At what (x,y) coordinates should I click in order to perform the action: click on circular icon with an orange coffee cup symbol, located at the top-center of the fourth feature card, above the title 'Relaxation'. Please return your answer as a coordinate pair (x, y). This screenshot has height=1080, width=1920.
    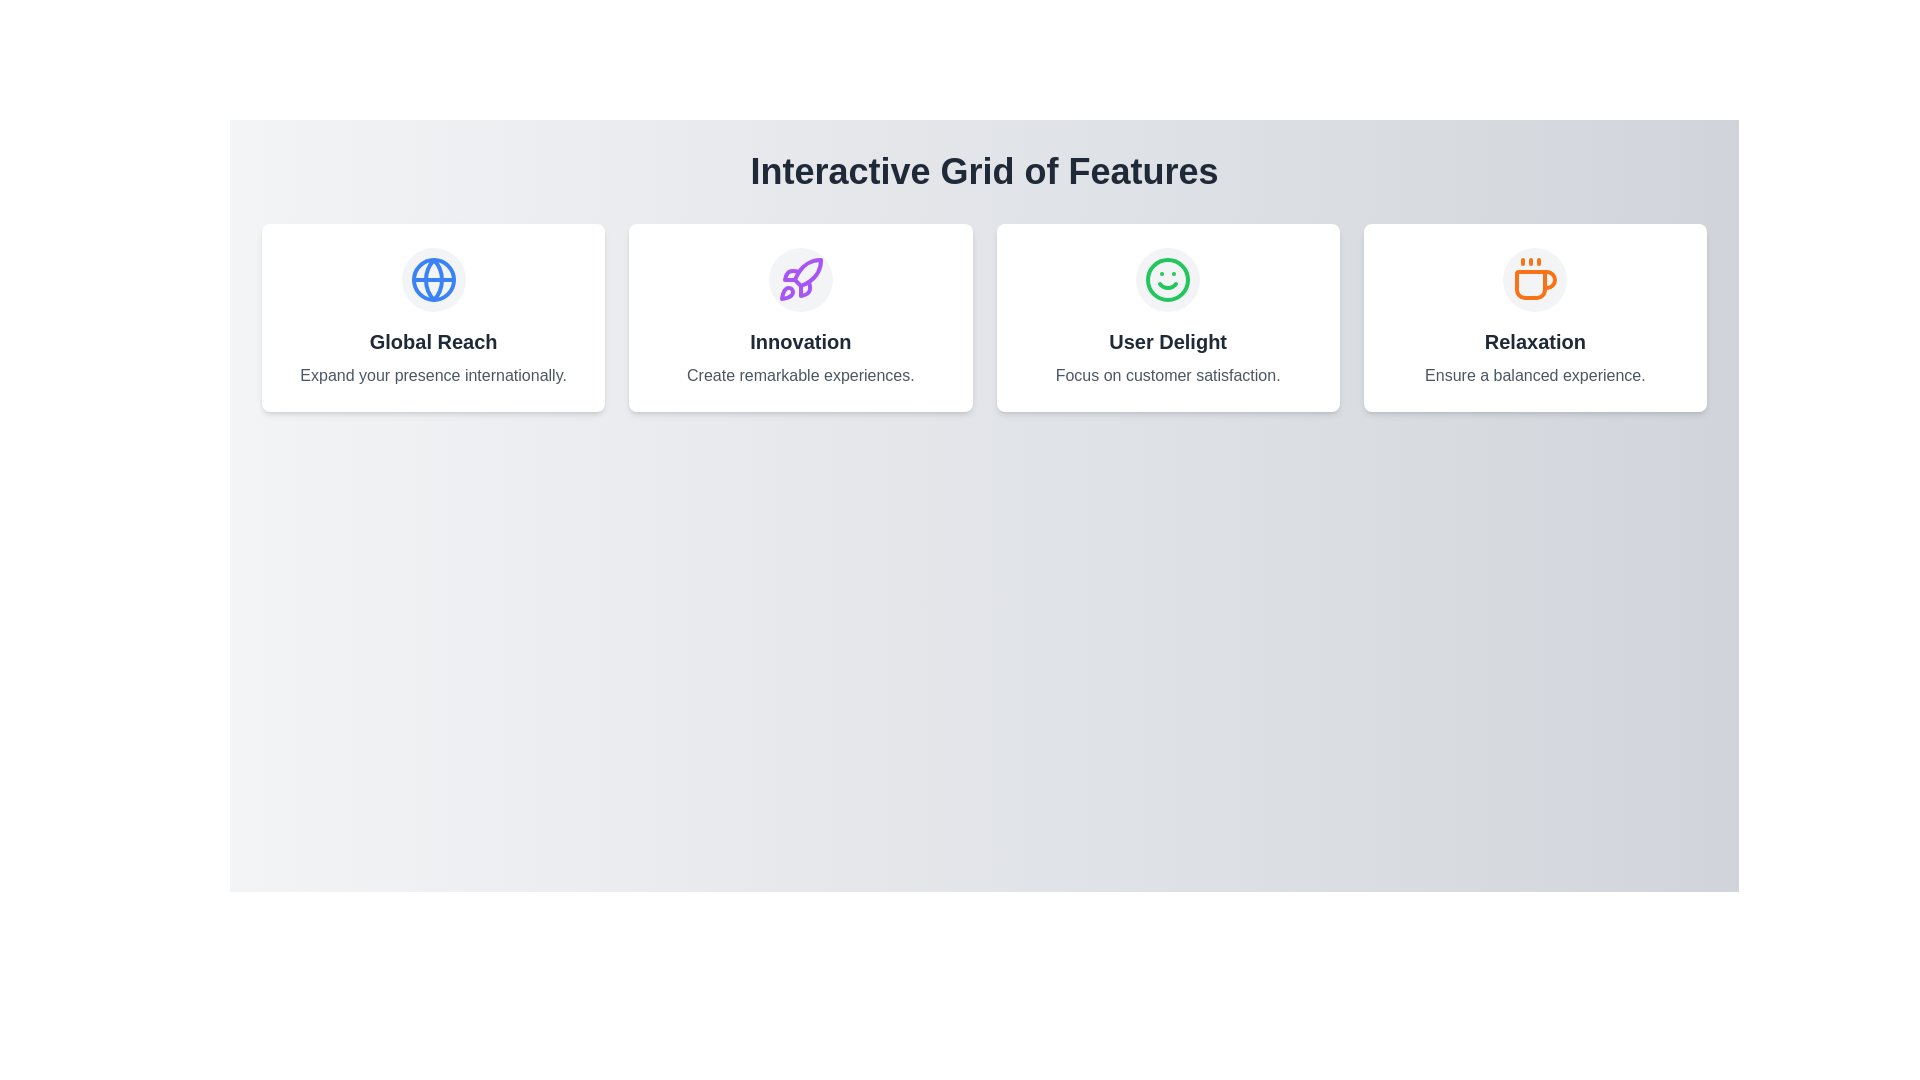
    Looking at the image, I should click on (1534, 280).